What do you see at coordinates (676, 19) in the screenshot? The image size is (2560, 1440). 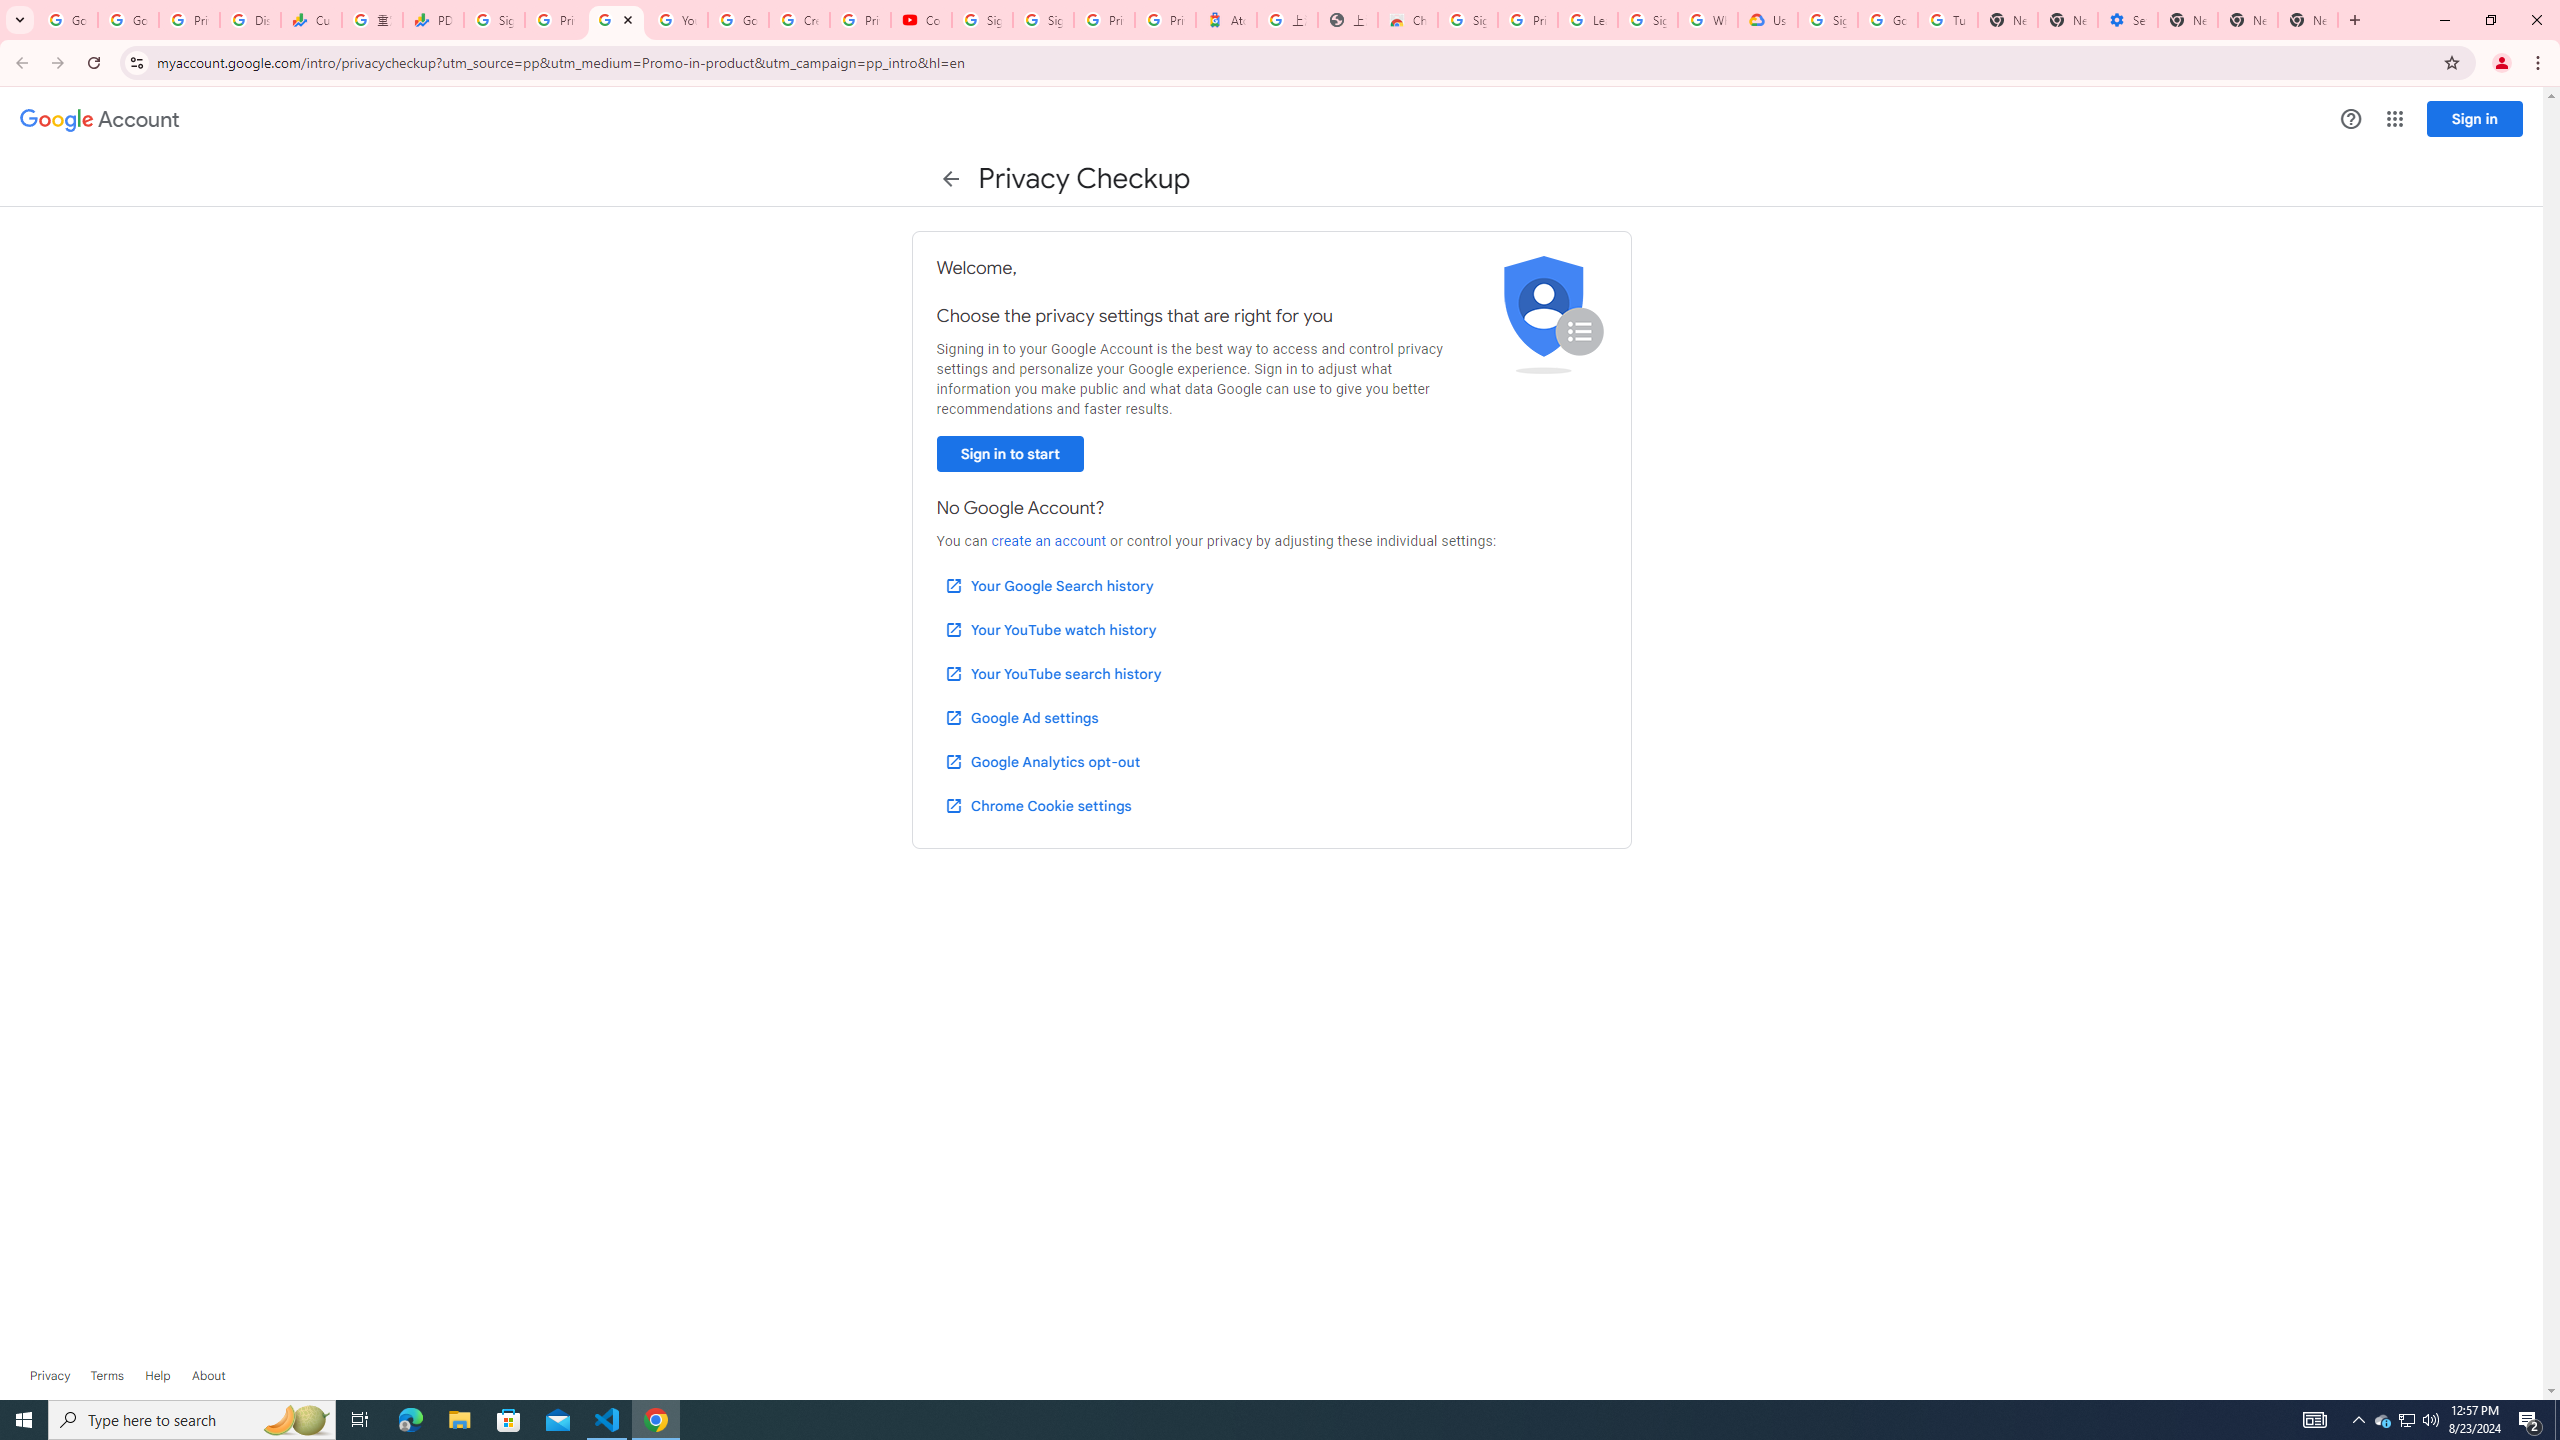 I see `'YouTube'` at bounding box center [676, 19].